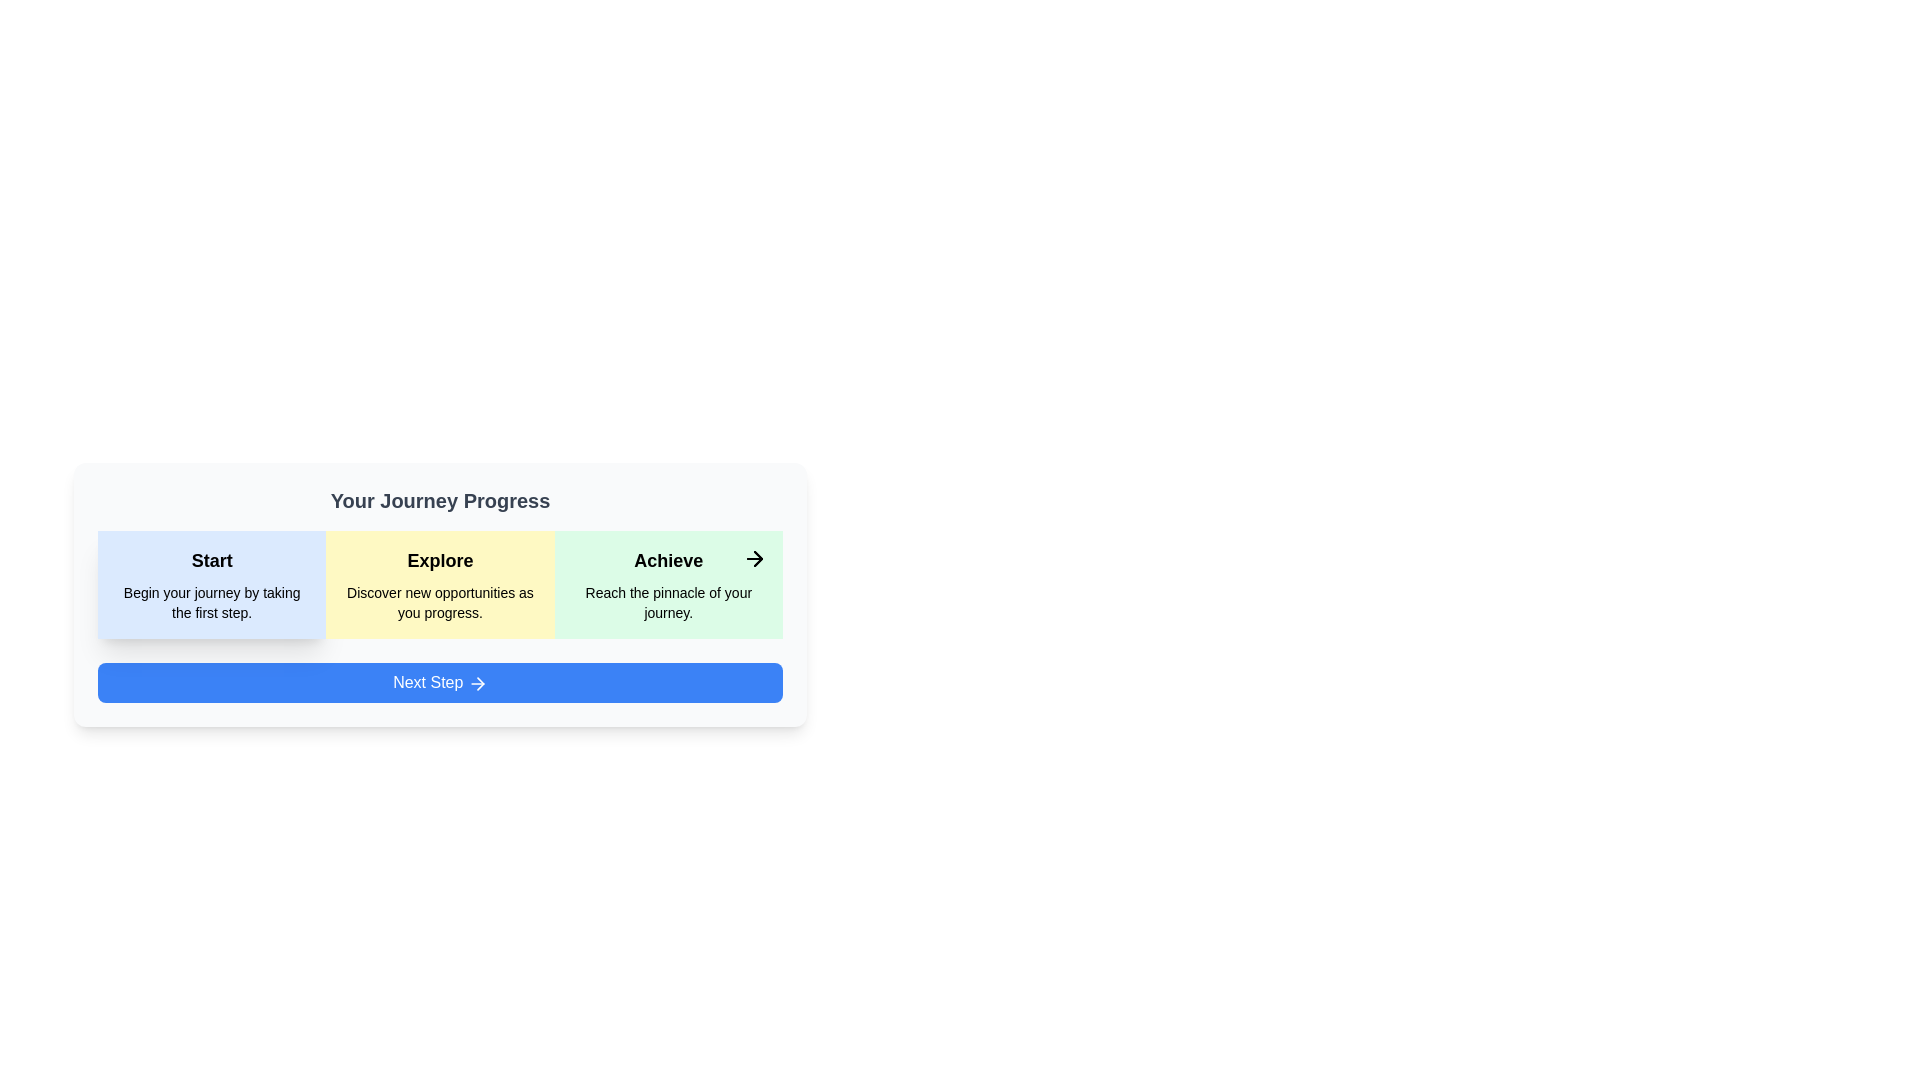 The width and height of the screenshot is (1920, 1080). What do you see at coordinates (212, 560) in the screenshot?
I see `the bold, large-font text label that reads 'Start', which is located in the 'Your Journey Progress' area, above the text 'Begin your journey by taking the first step.'` at bounding box center [212, 560].